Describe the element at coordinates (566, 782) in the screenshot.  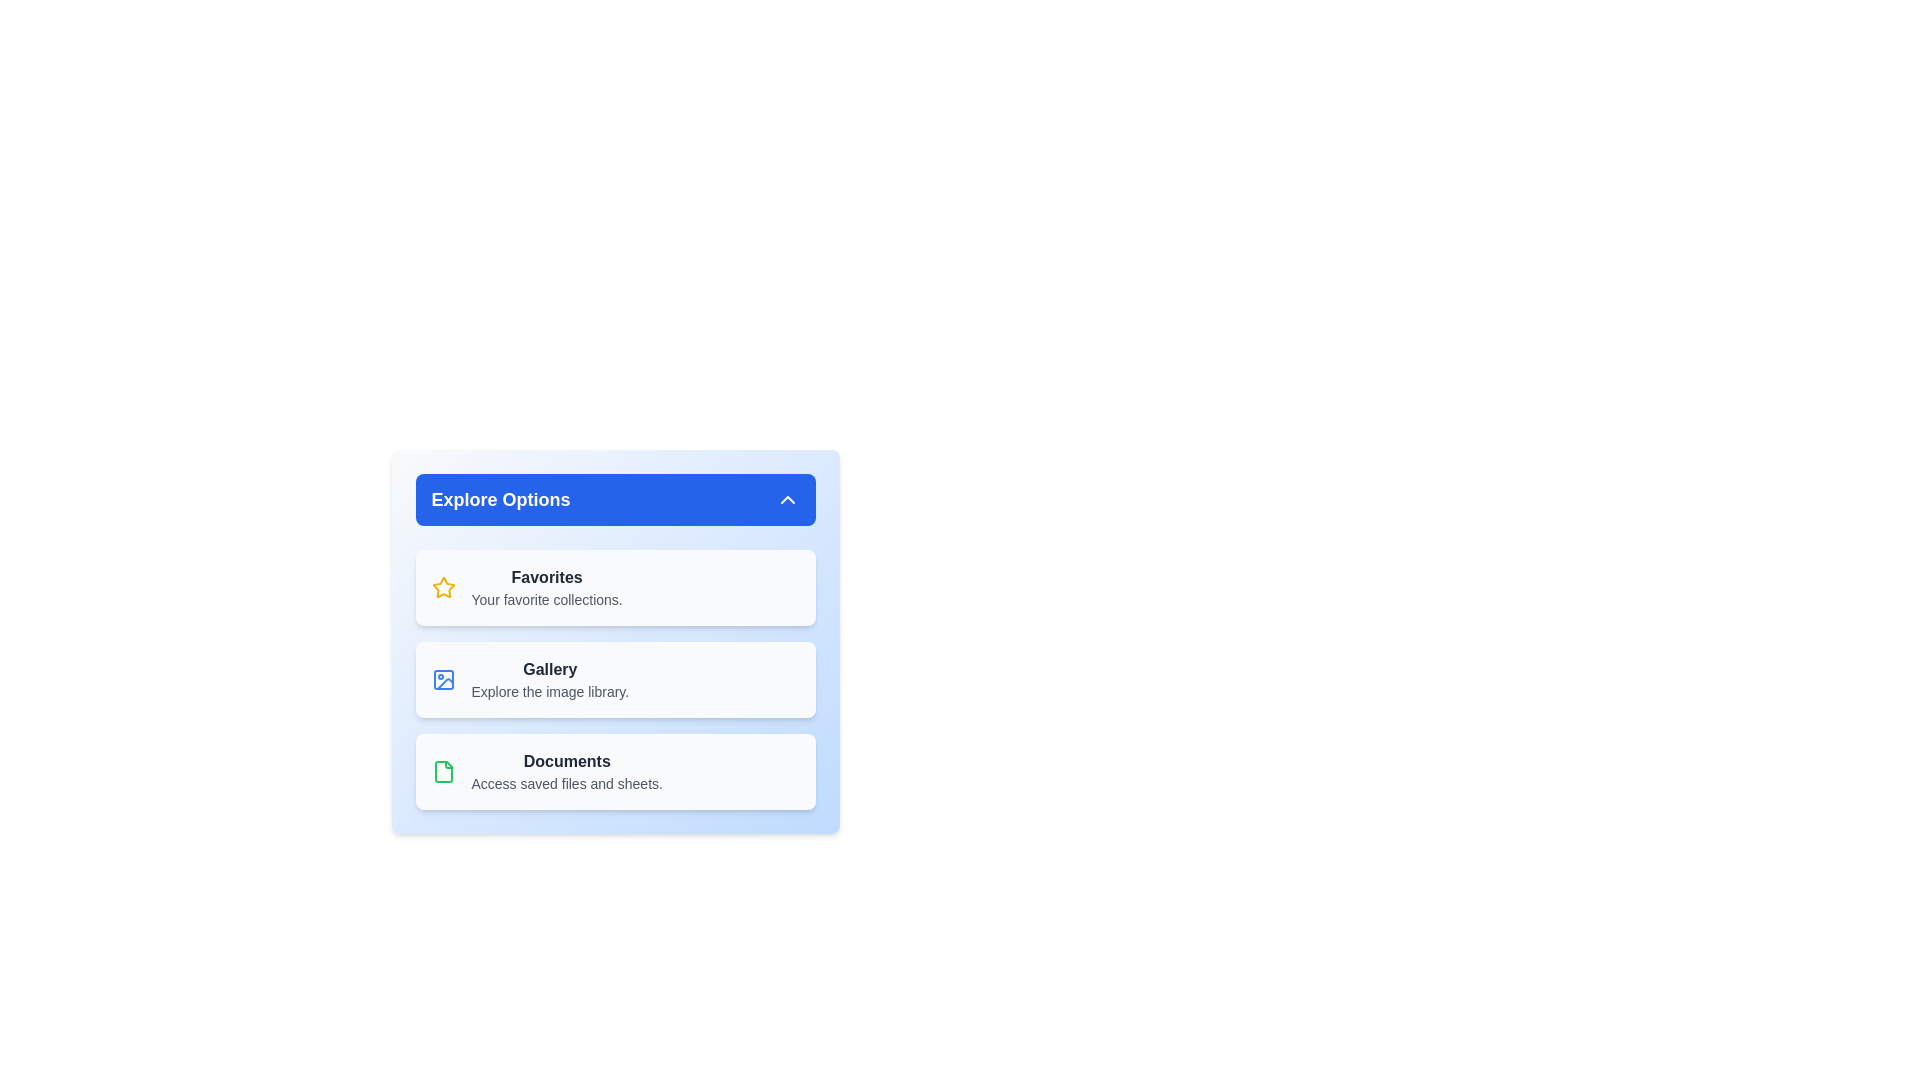
I see `the text label reading 'Access saved files and sheets.' which is positioned directly under the 'Documents' label, aligned with it` at that location.